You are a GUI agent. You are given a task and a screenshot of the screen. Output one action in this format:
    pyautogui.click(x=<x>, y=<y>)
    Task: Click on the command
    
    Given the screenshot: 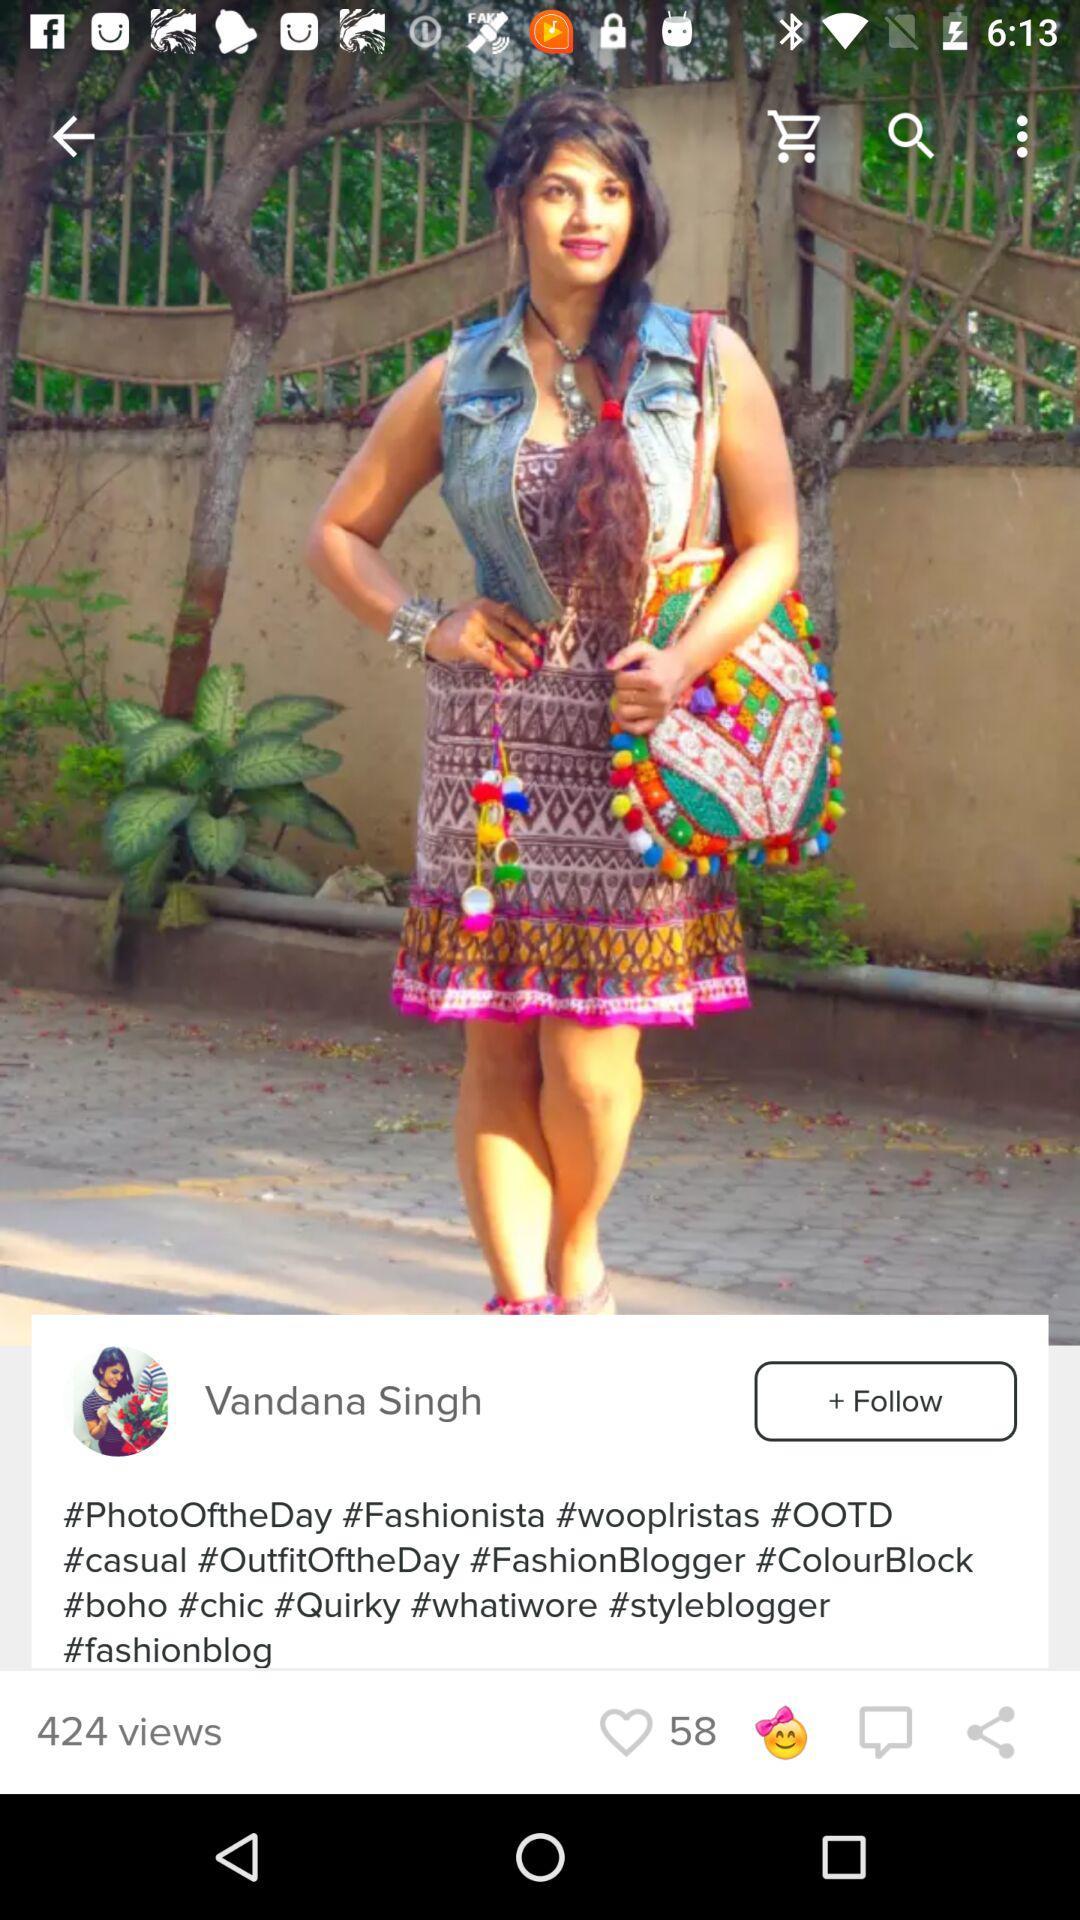 What is the action you would take?
    pyautogui.click(x=884, y=1731)
    